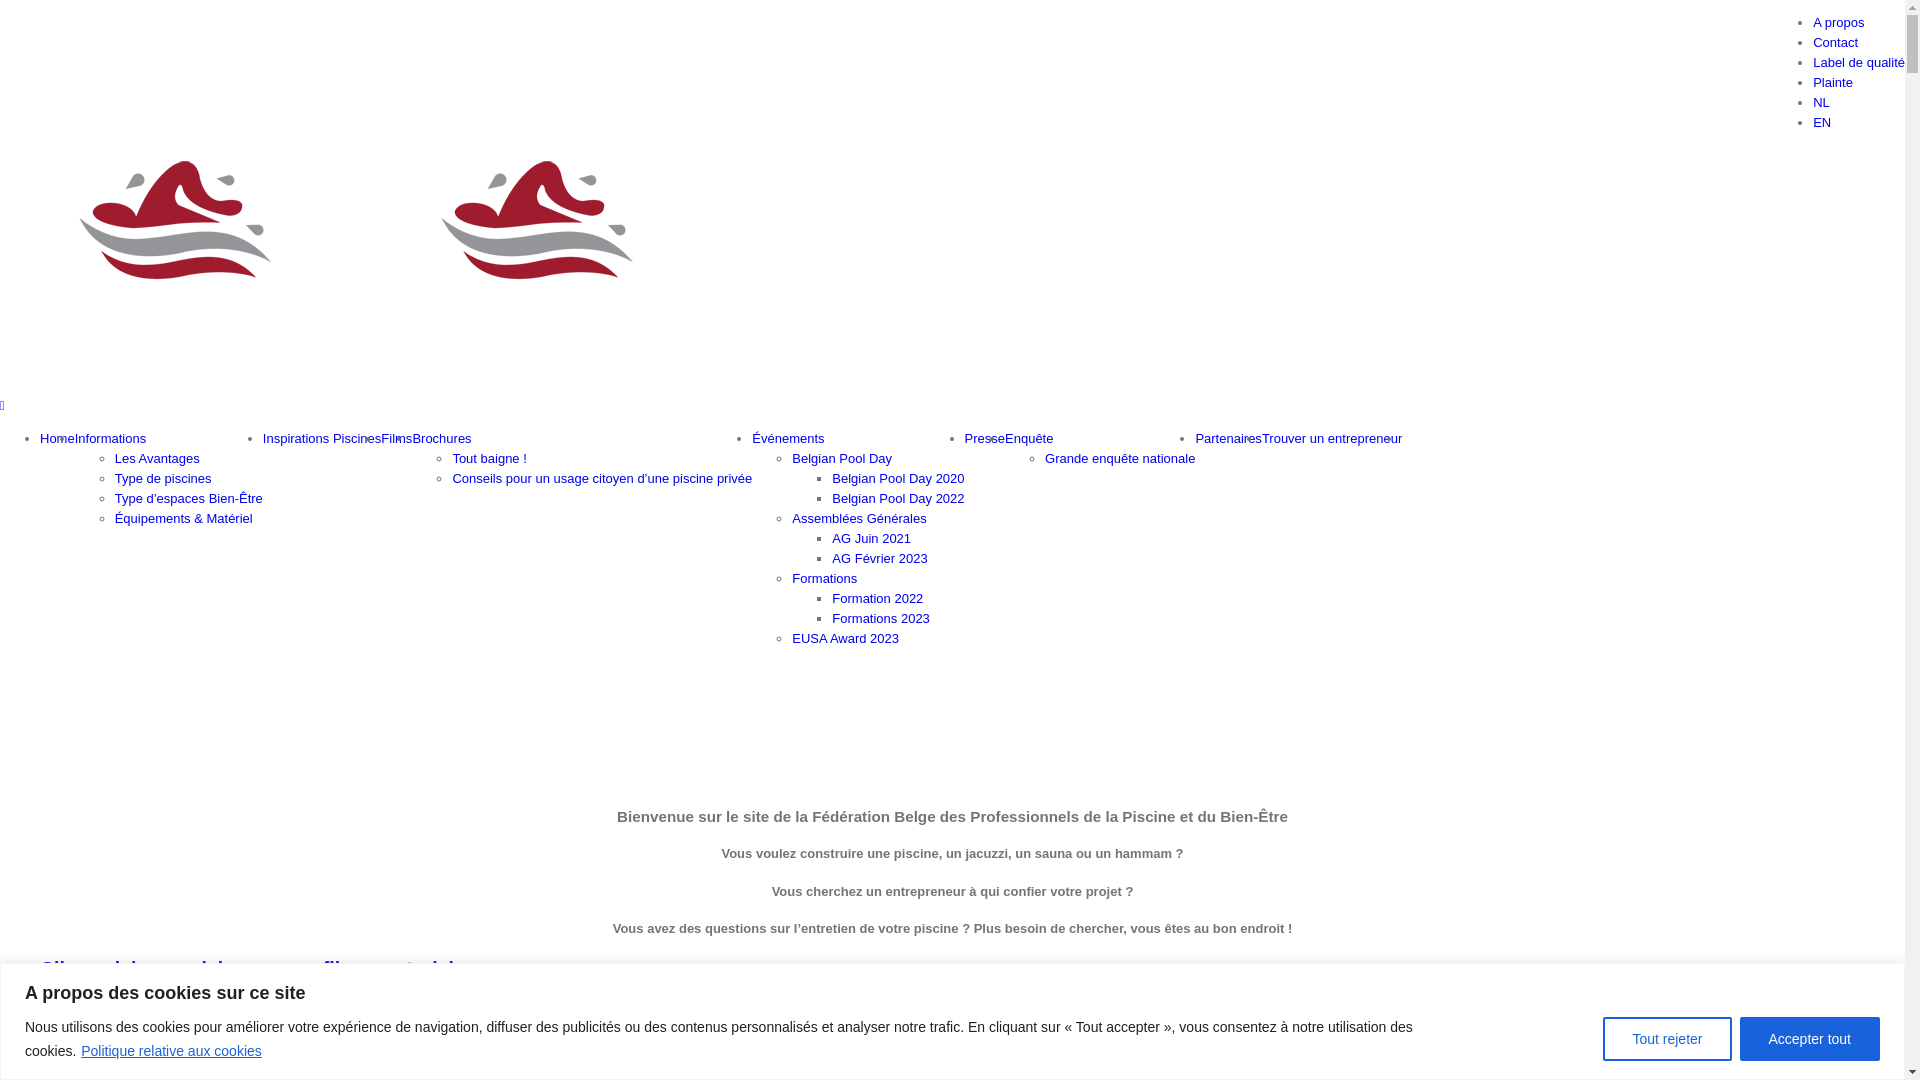  What do you see at coordinates (75, 437) in the screenshot?
I see `'Informations'` at bounding box center [75, 437].